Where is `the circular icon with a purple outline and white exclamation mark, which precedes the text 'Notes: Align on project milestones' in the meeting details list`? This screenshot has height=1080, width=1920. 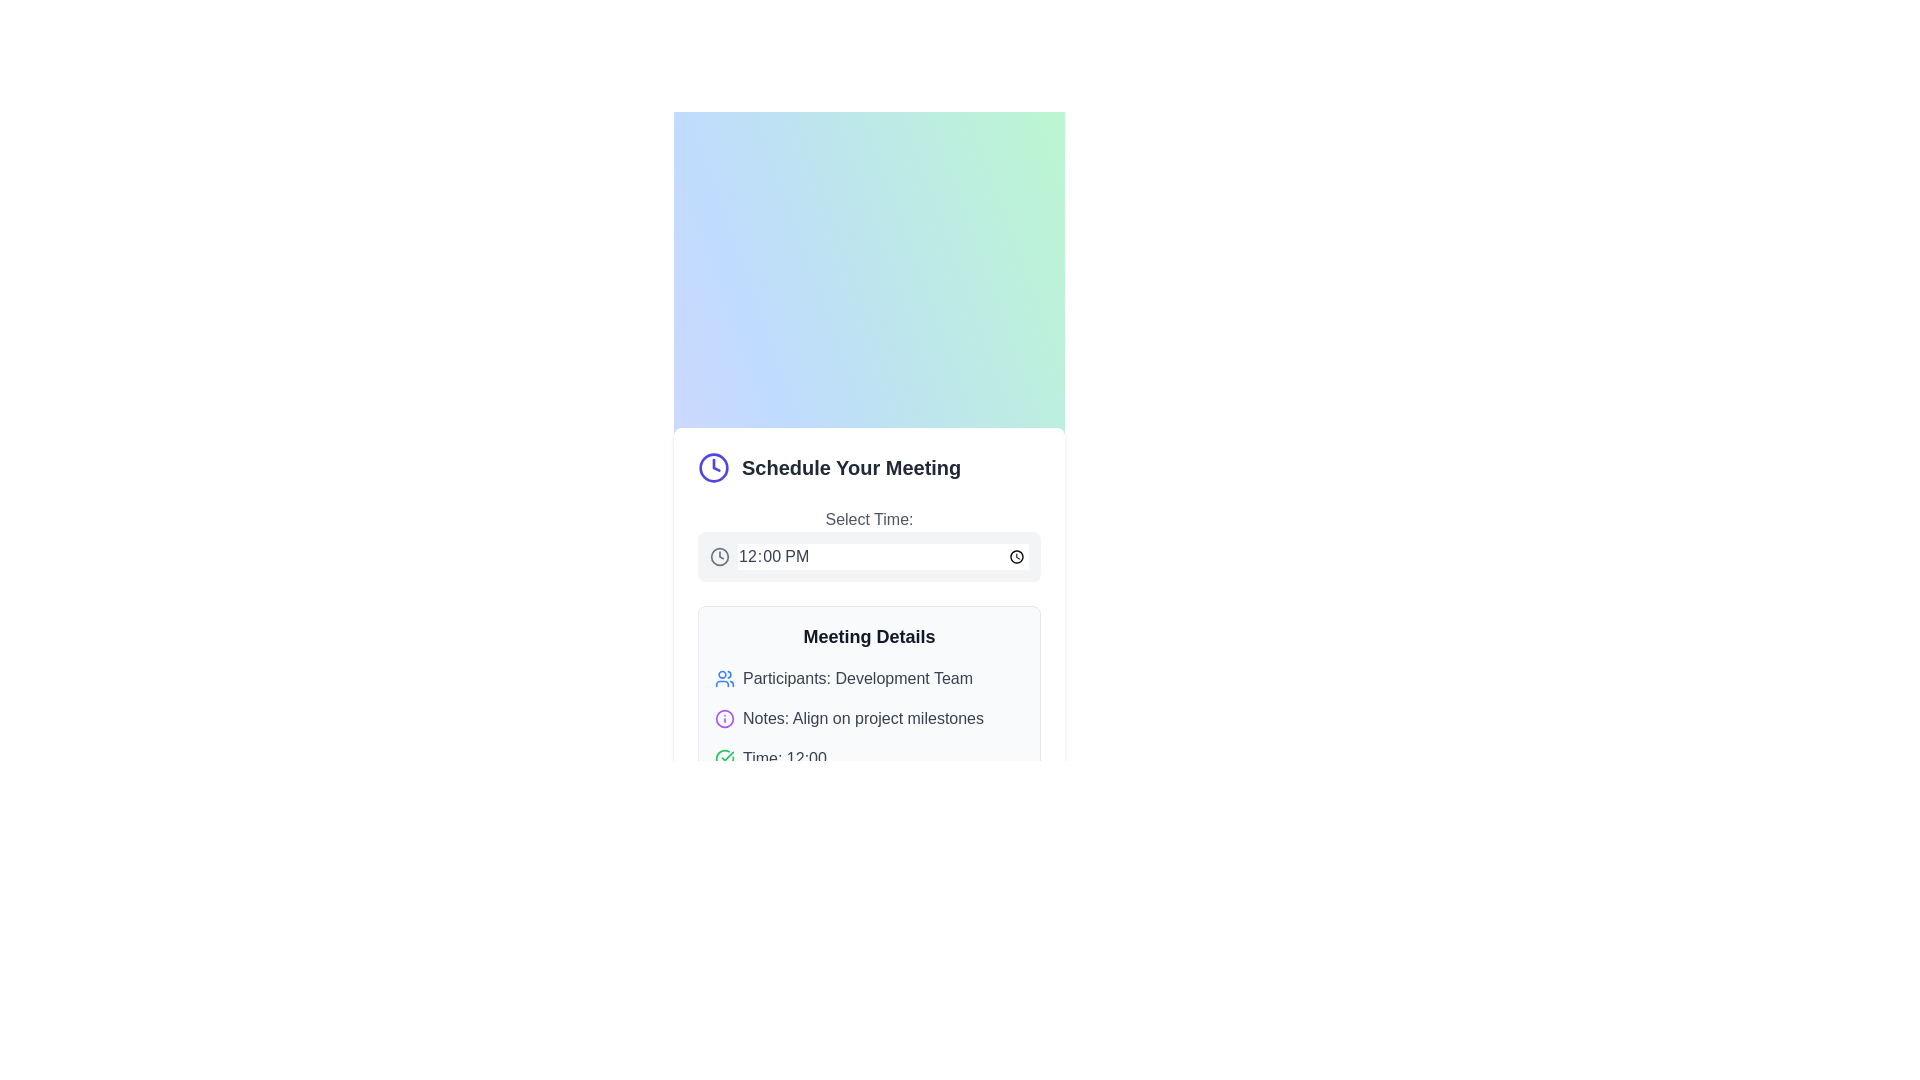 the circular icon with a purple outline and white exclamation mark, which precedes the text 'Notes: Align on project milestones' in the meeting details list is located at coordinates (723, 717).